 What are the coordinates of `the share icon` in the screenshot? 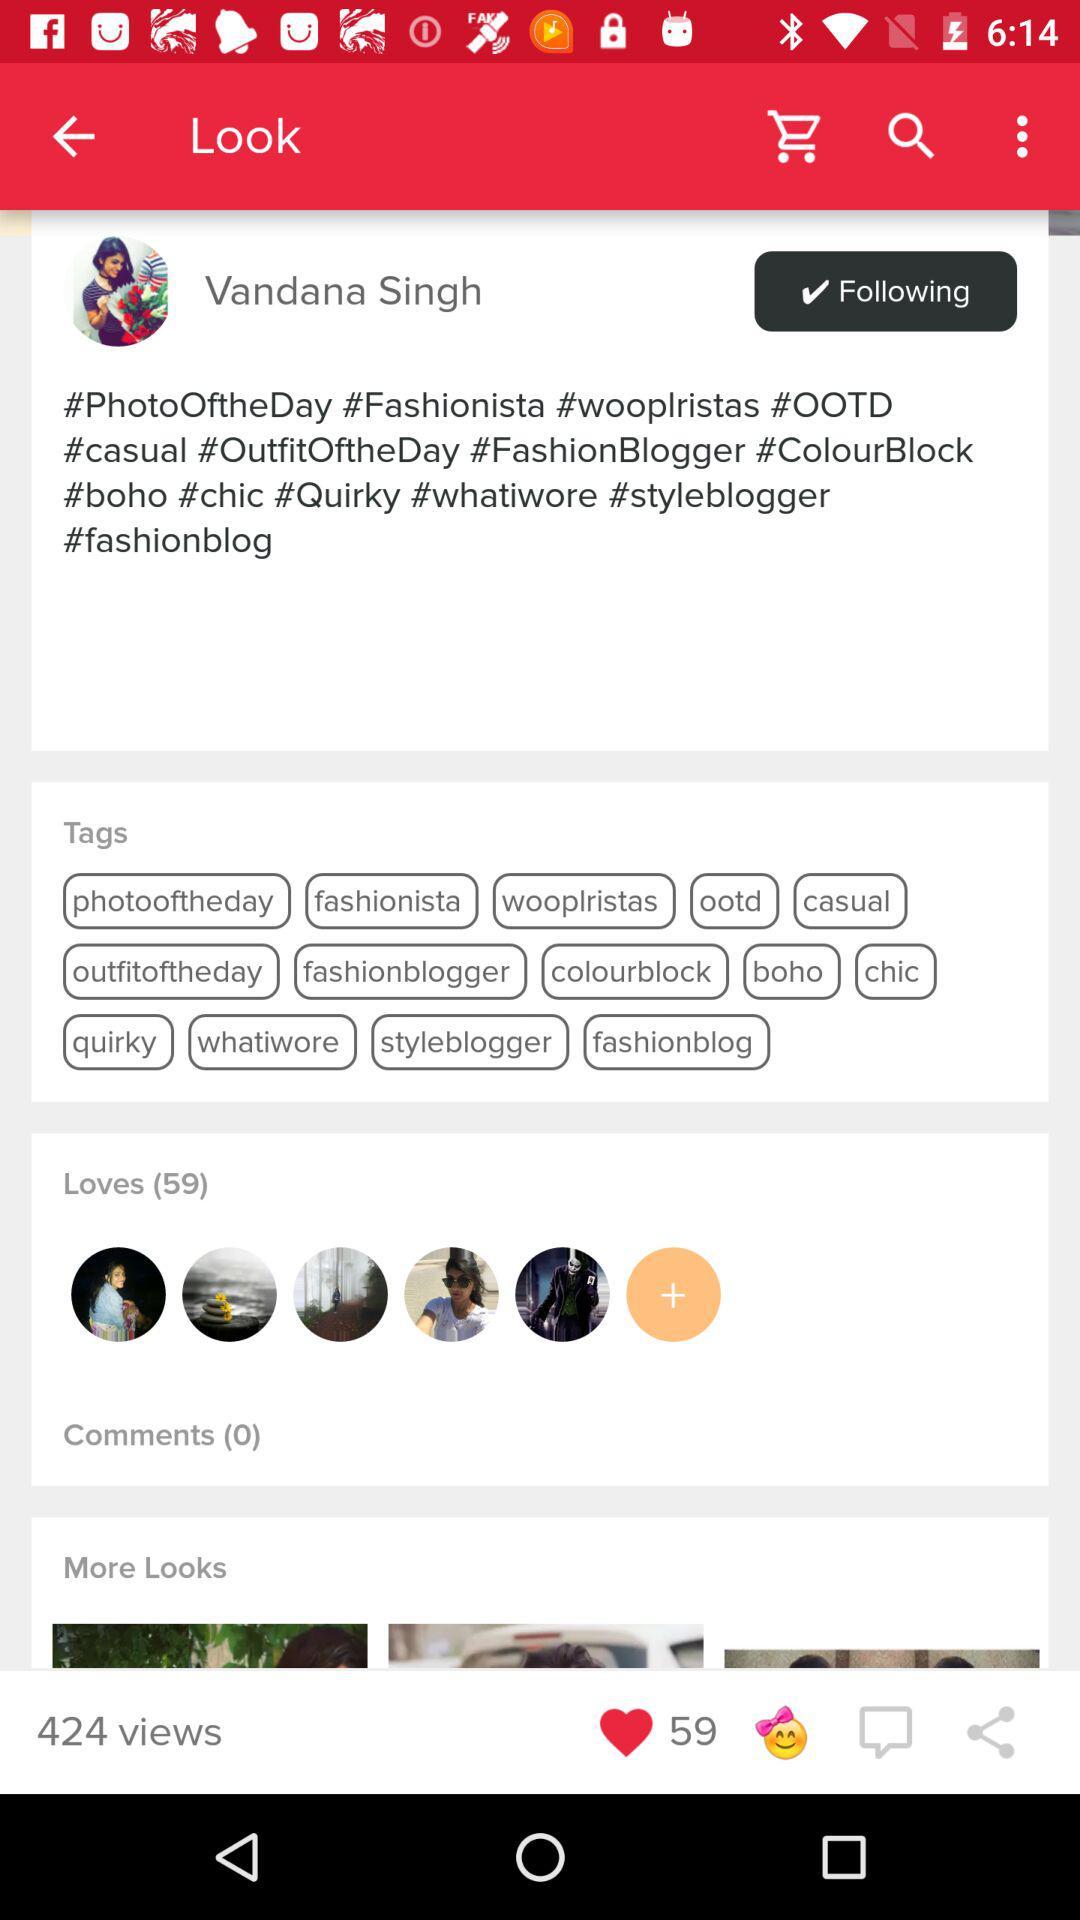 It's located at (990, 1731).